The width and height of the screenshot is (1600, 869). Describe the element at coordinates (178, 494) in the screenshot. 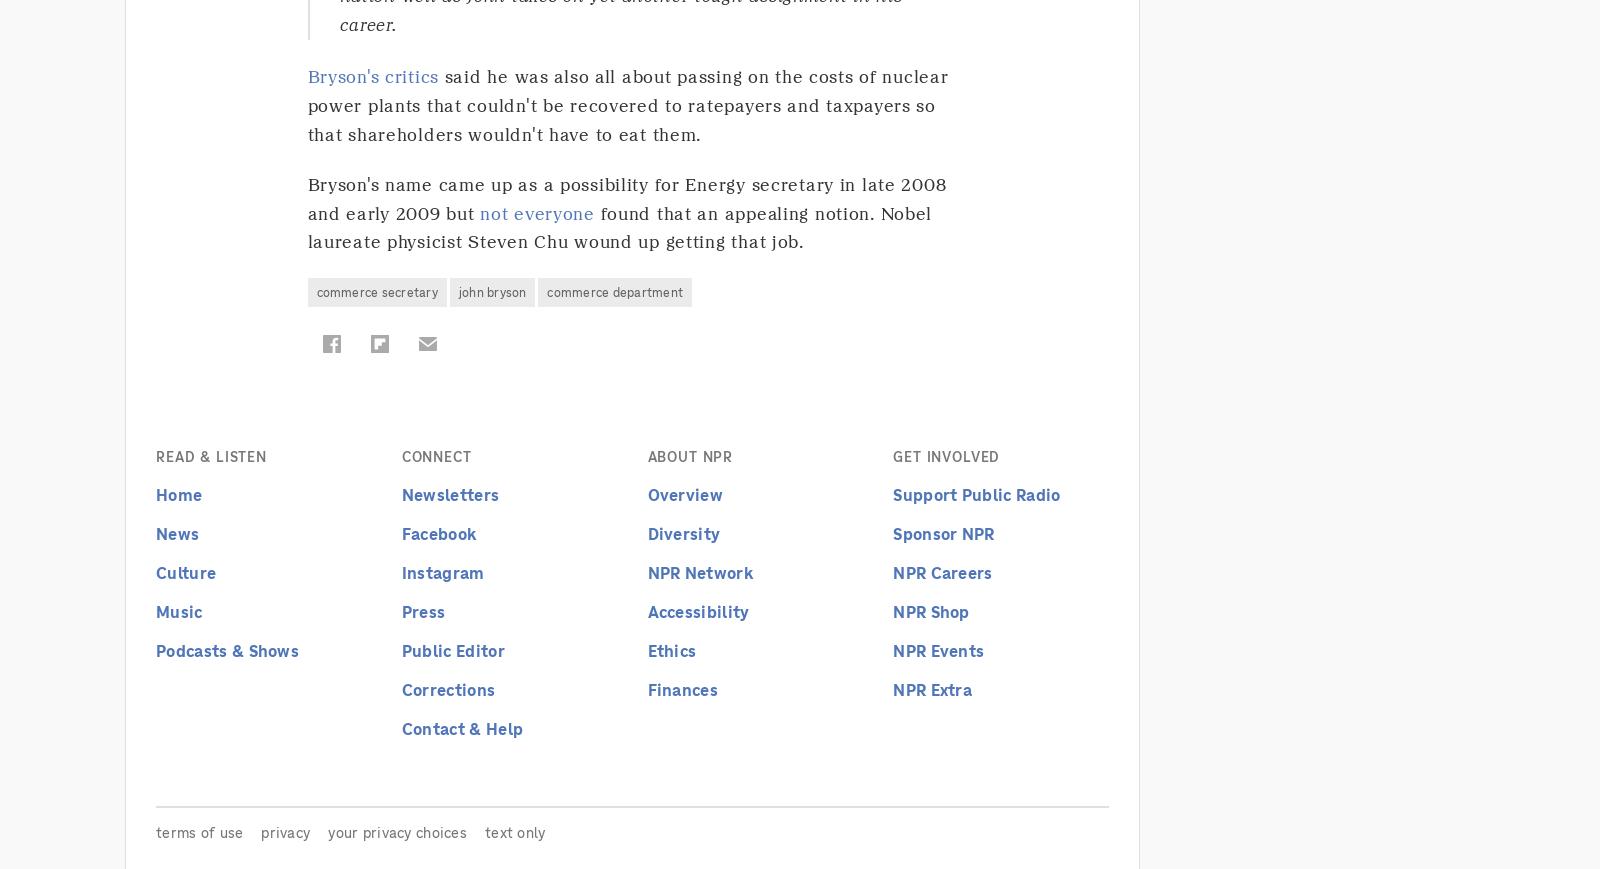

I see `'Home'` at that location.